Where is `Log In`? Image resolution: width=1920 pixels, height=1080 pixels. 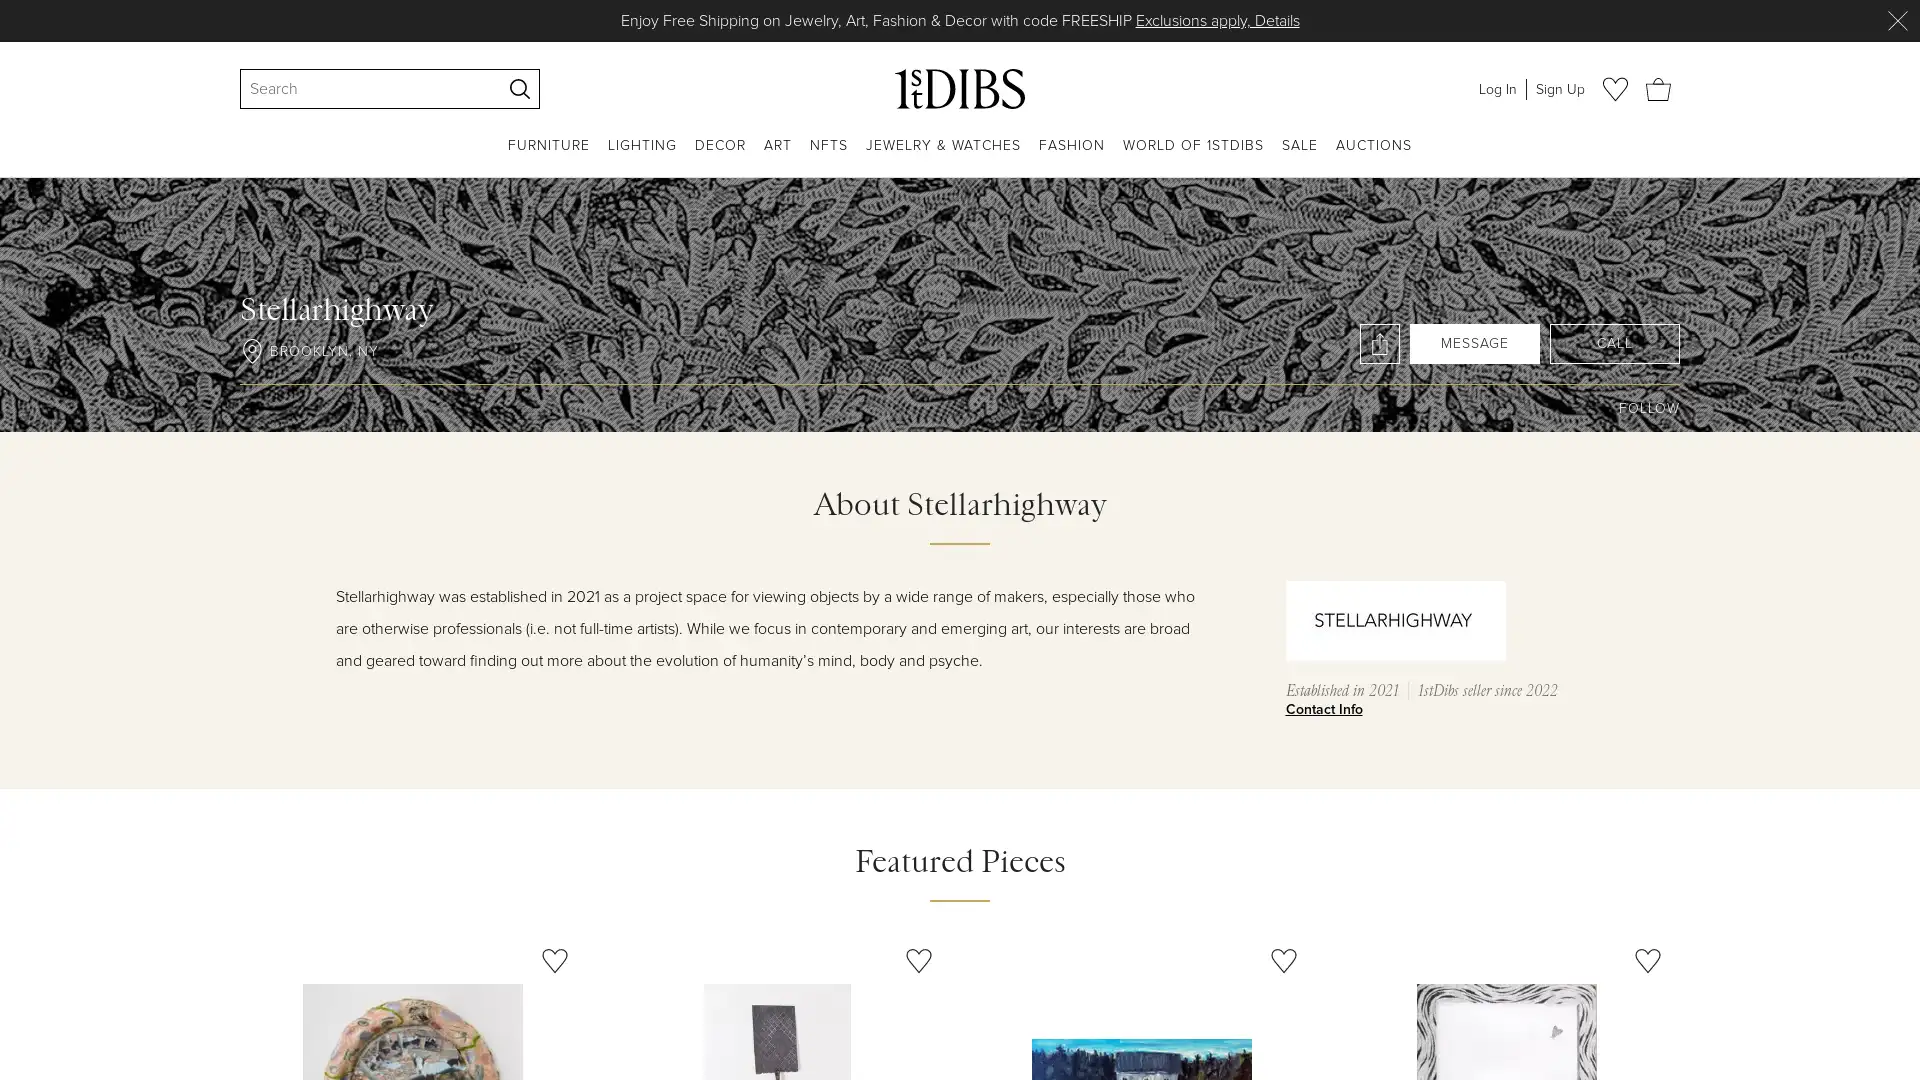
Log In is located at coordinates (1497, 87).